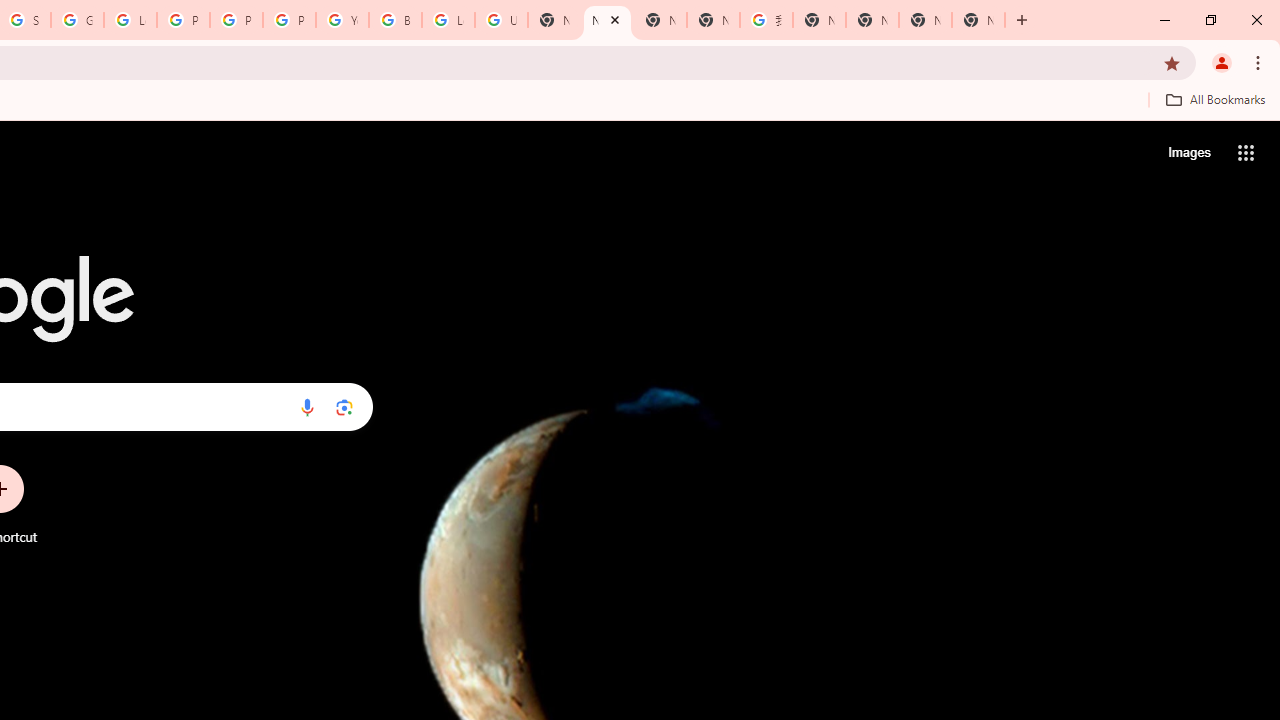  What do you see at coordinates (1220, 61) in the screenshot?
I see `'You'` at bounding box center [1220, 61].